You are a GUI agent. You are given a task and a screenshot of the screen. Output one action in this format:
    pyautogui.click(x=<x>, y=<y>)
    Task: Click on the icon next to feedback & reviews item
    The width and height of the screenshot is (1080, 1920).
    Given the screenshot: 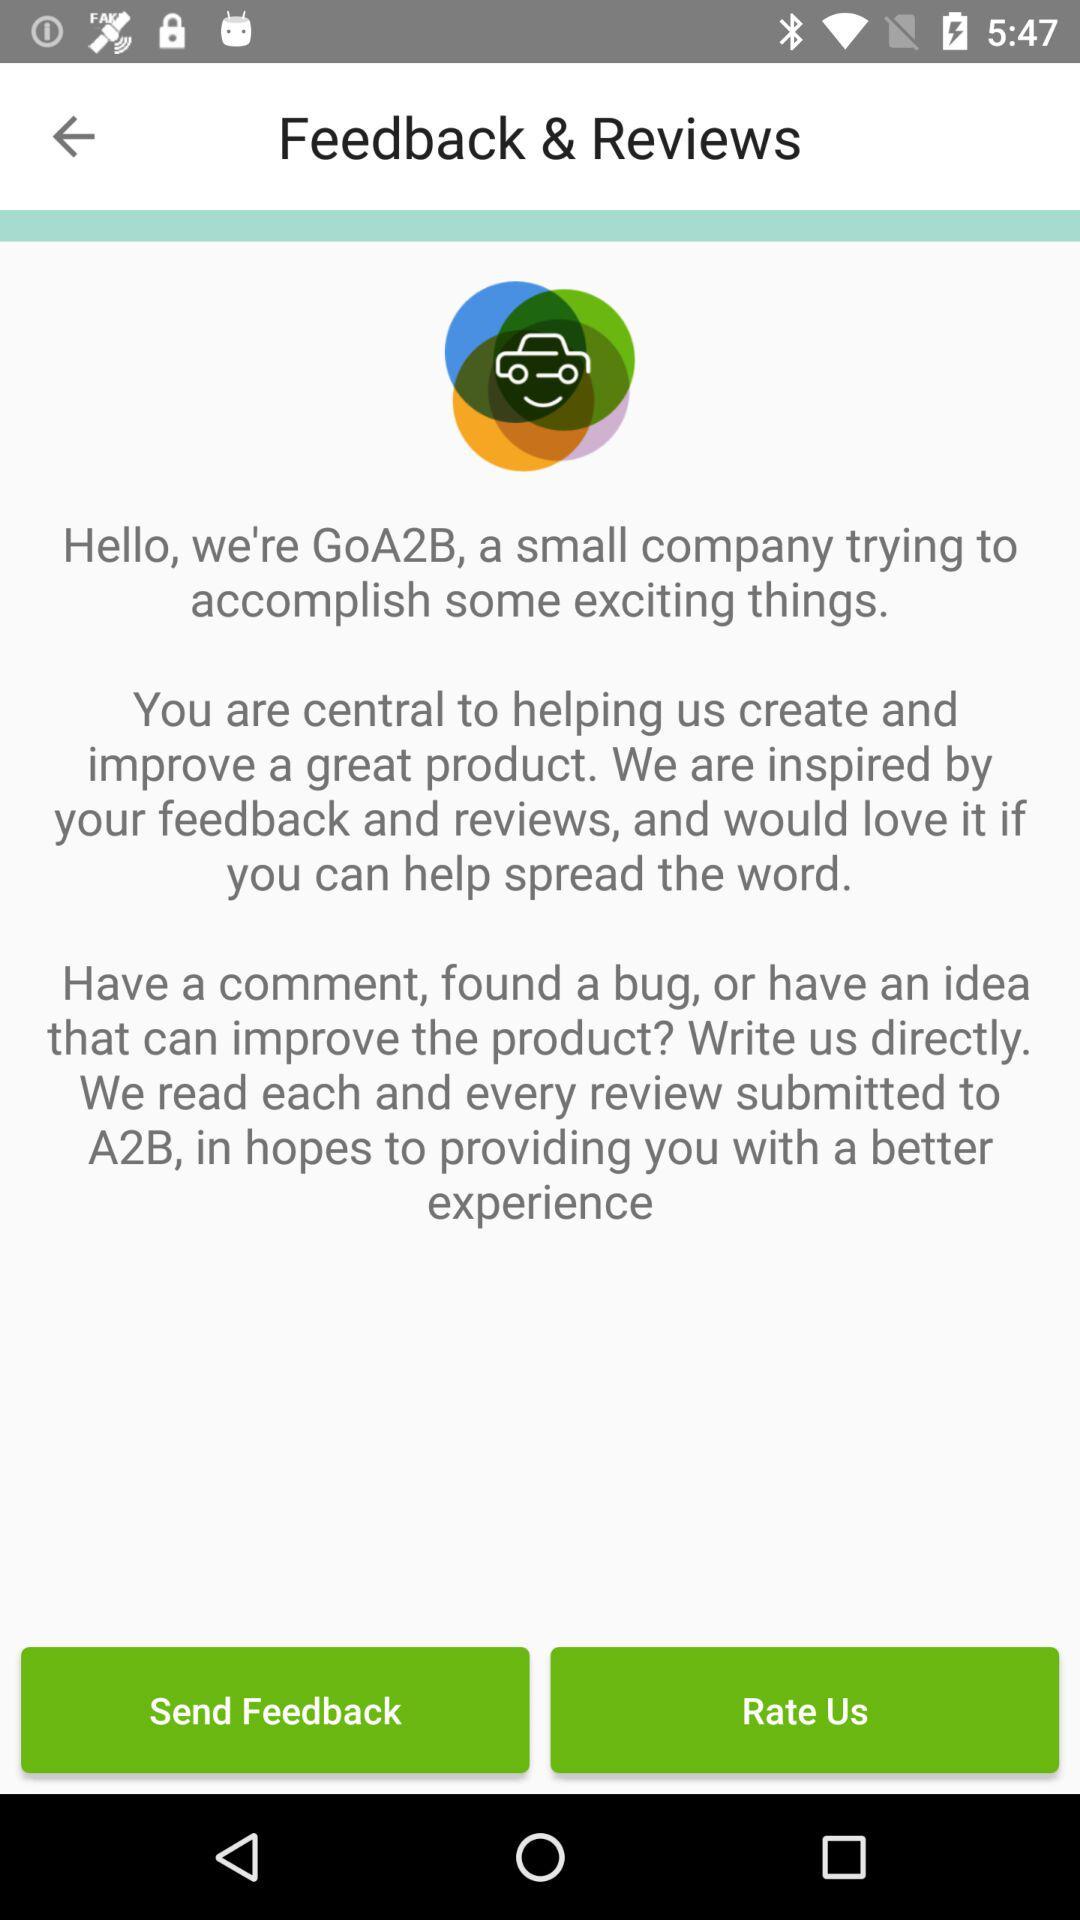 What is the action you would take?
    pyautogui.click(x=72, y=135)
    